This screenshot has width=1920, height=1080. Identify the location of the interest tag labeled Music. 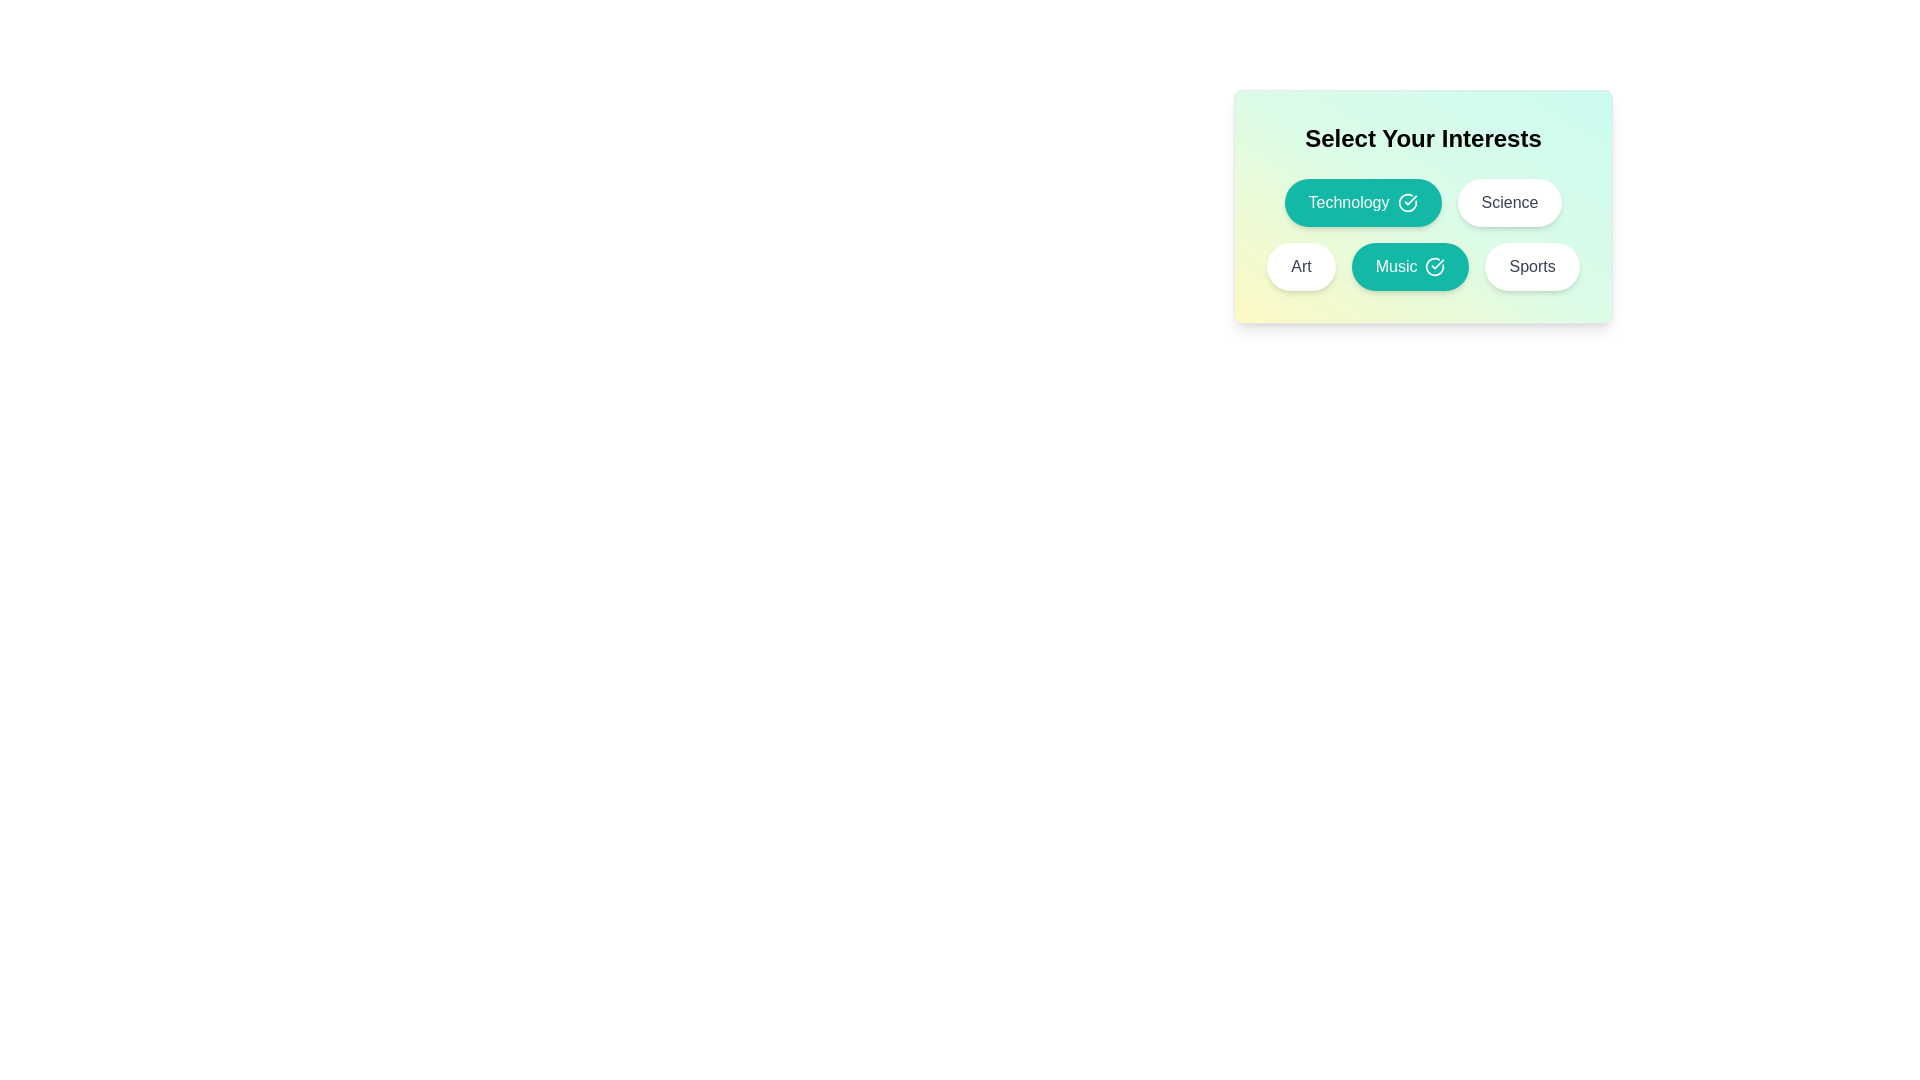
(1409, 265).